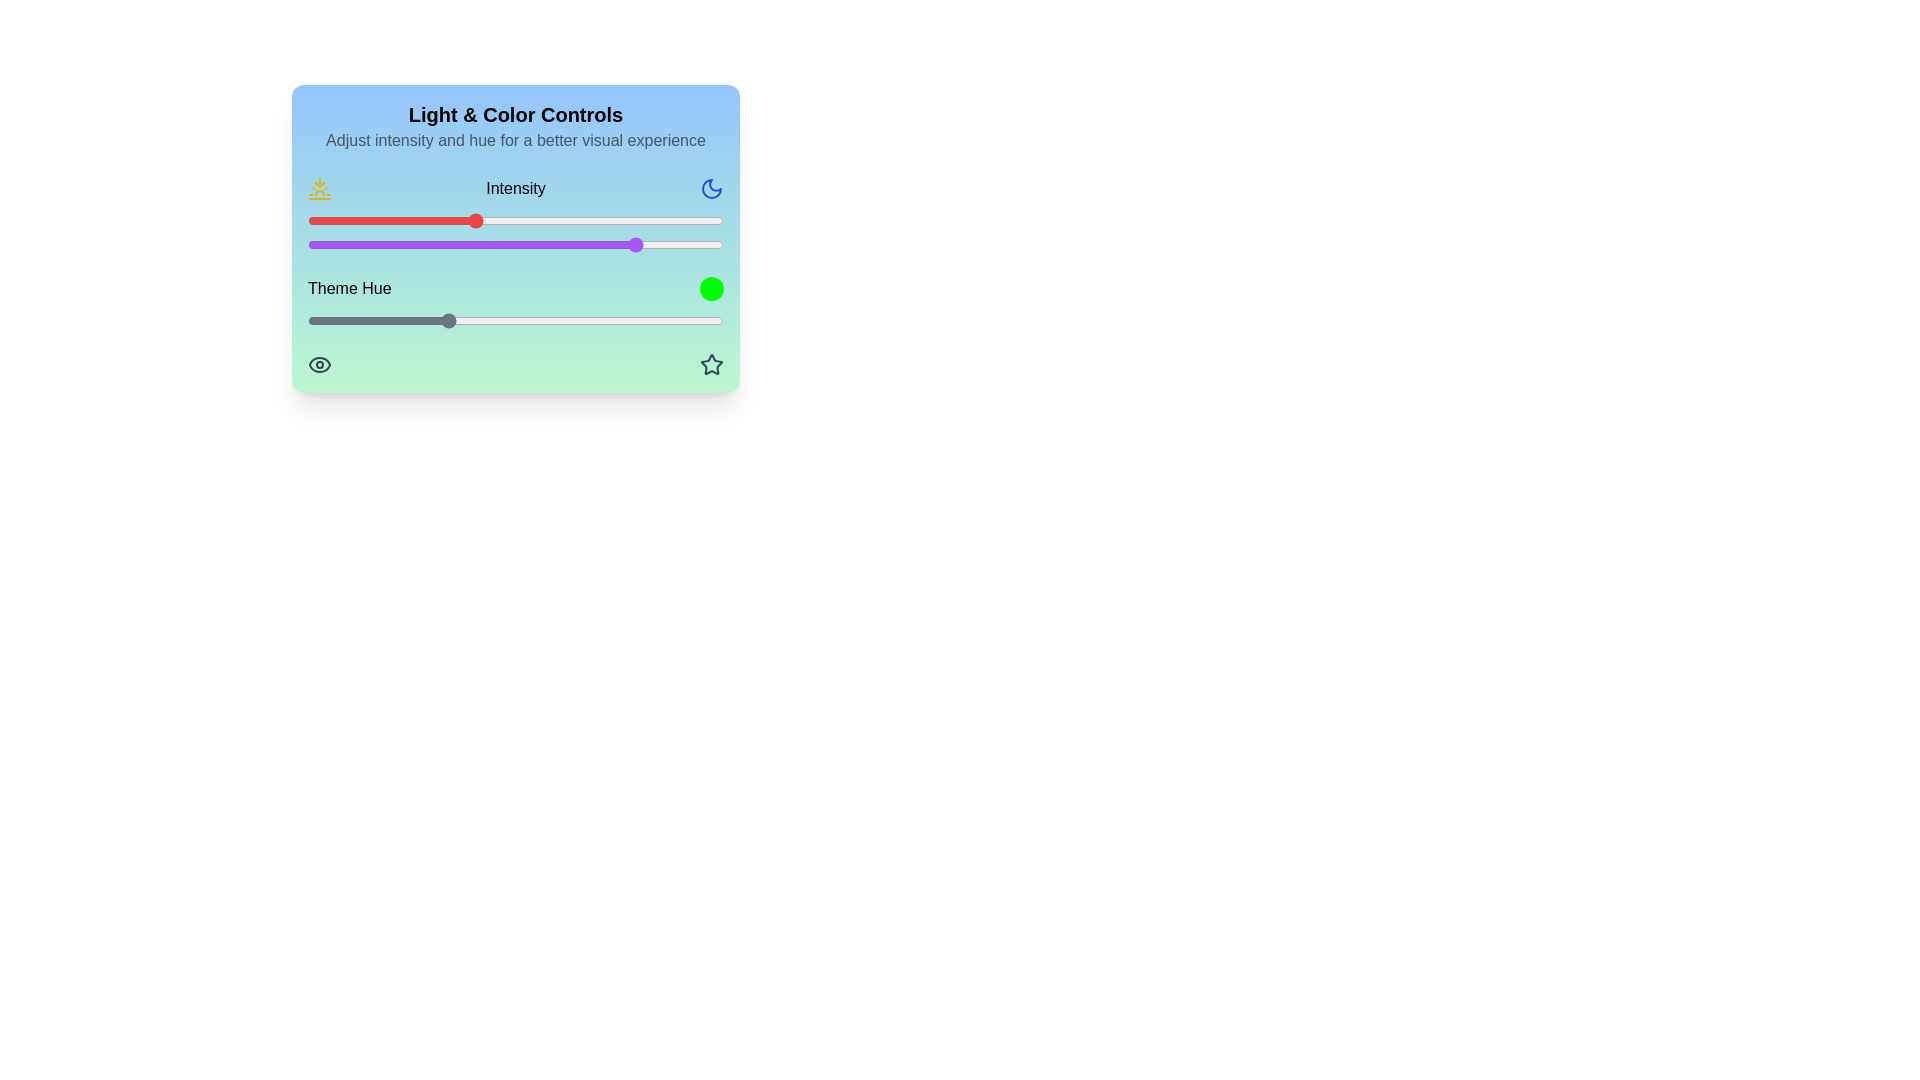 The height and width of the screenshot is (1080, 1920). Describe the element at coordinates (469, 220) in the screenshot. I see `intensity` at that location.